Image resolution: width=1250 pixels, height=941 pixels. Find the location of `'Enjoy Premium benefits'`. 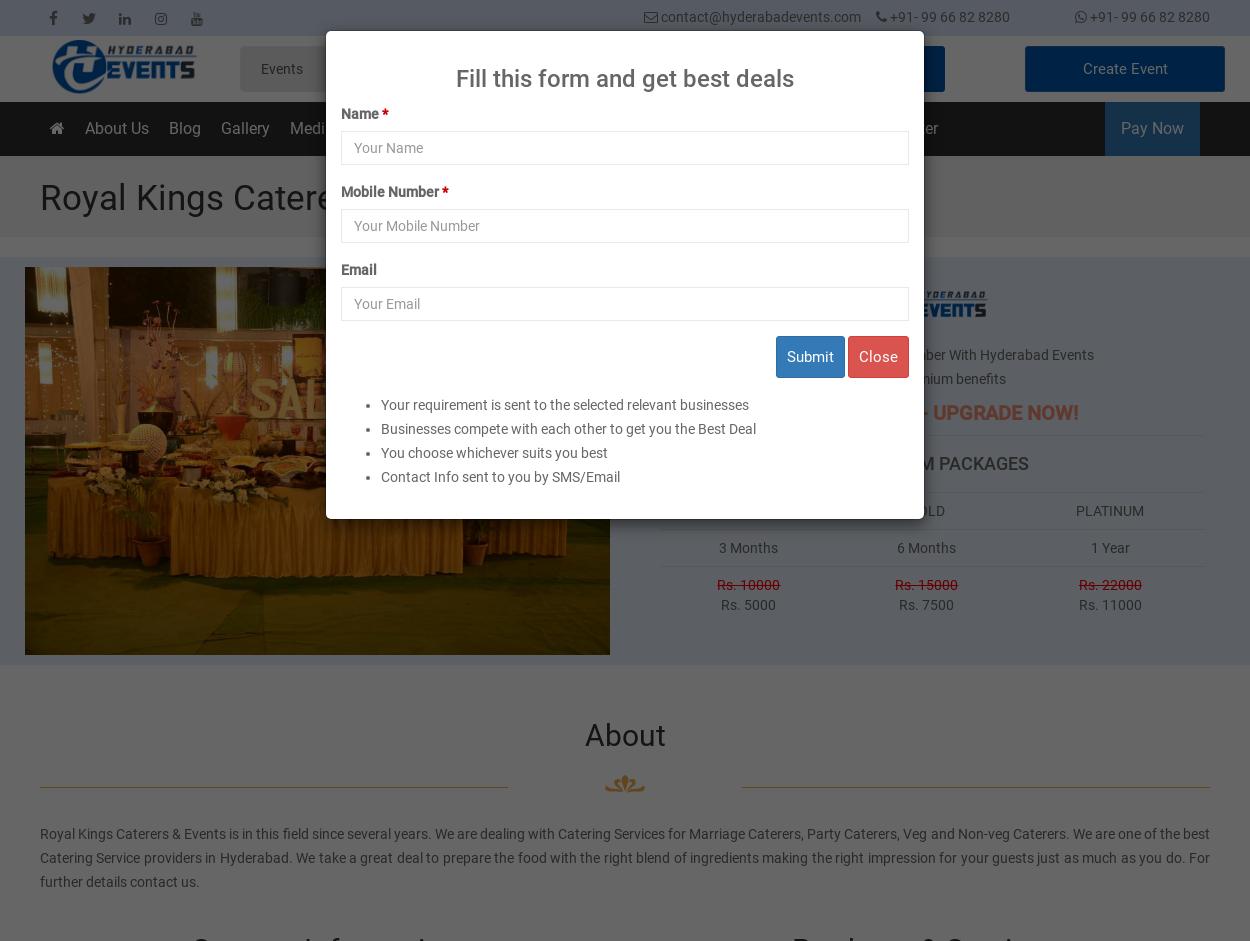

'Enjoy Premium benefits' is located at coordinates (932, 377).